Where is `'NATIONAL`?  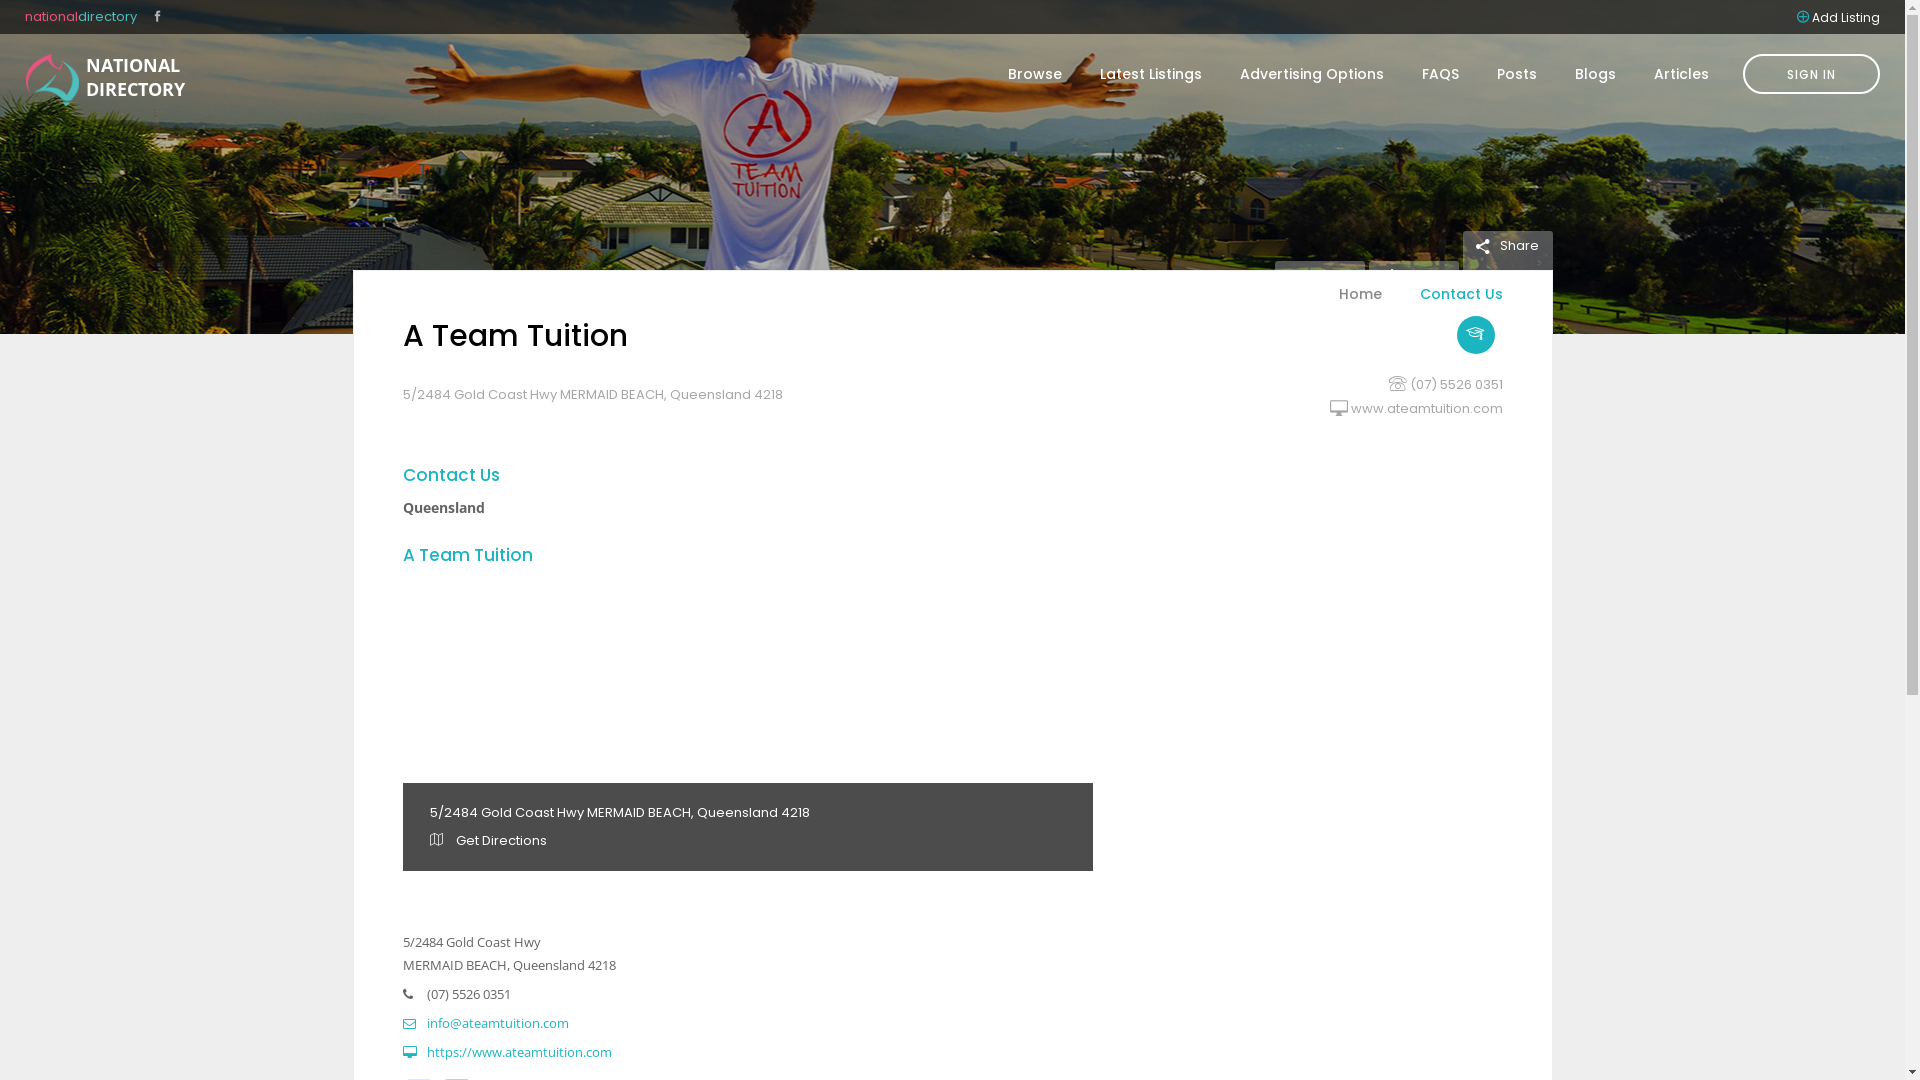 'NATIONAL is located at coordinates (52, 79).